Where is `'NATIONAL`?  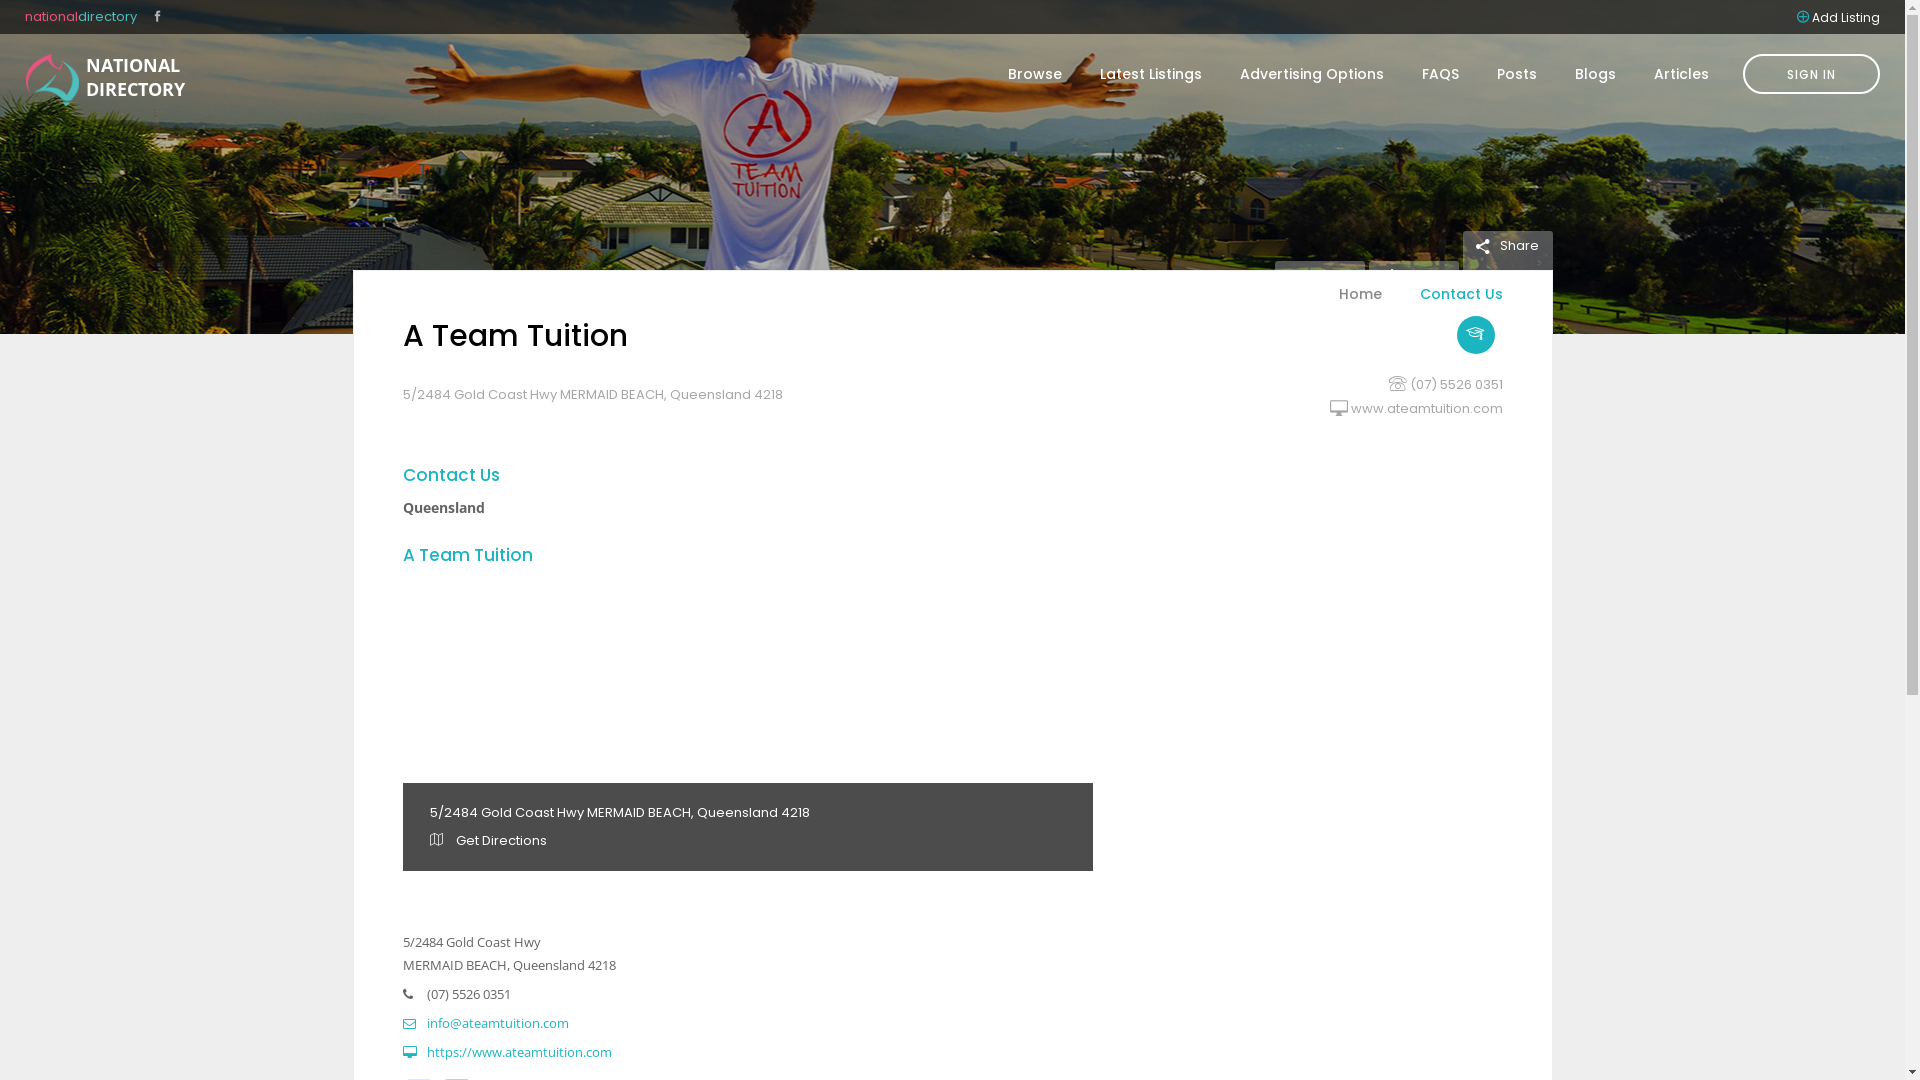 'NATIONAL is located at coordinates (52, 79).